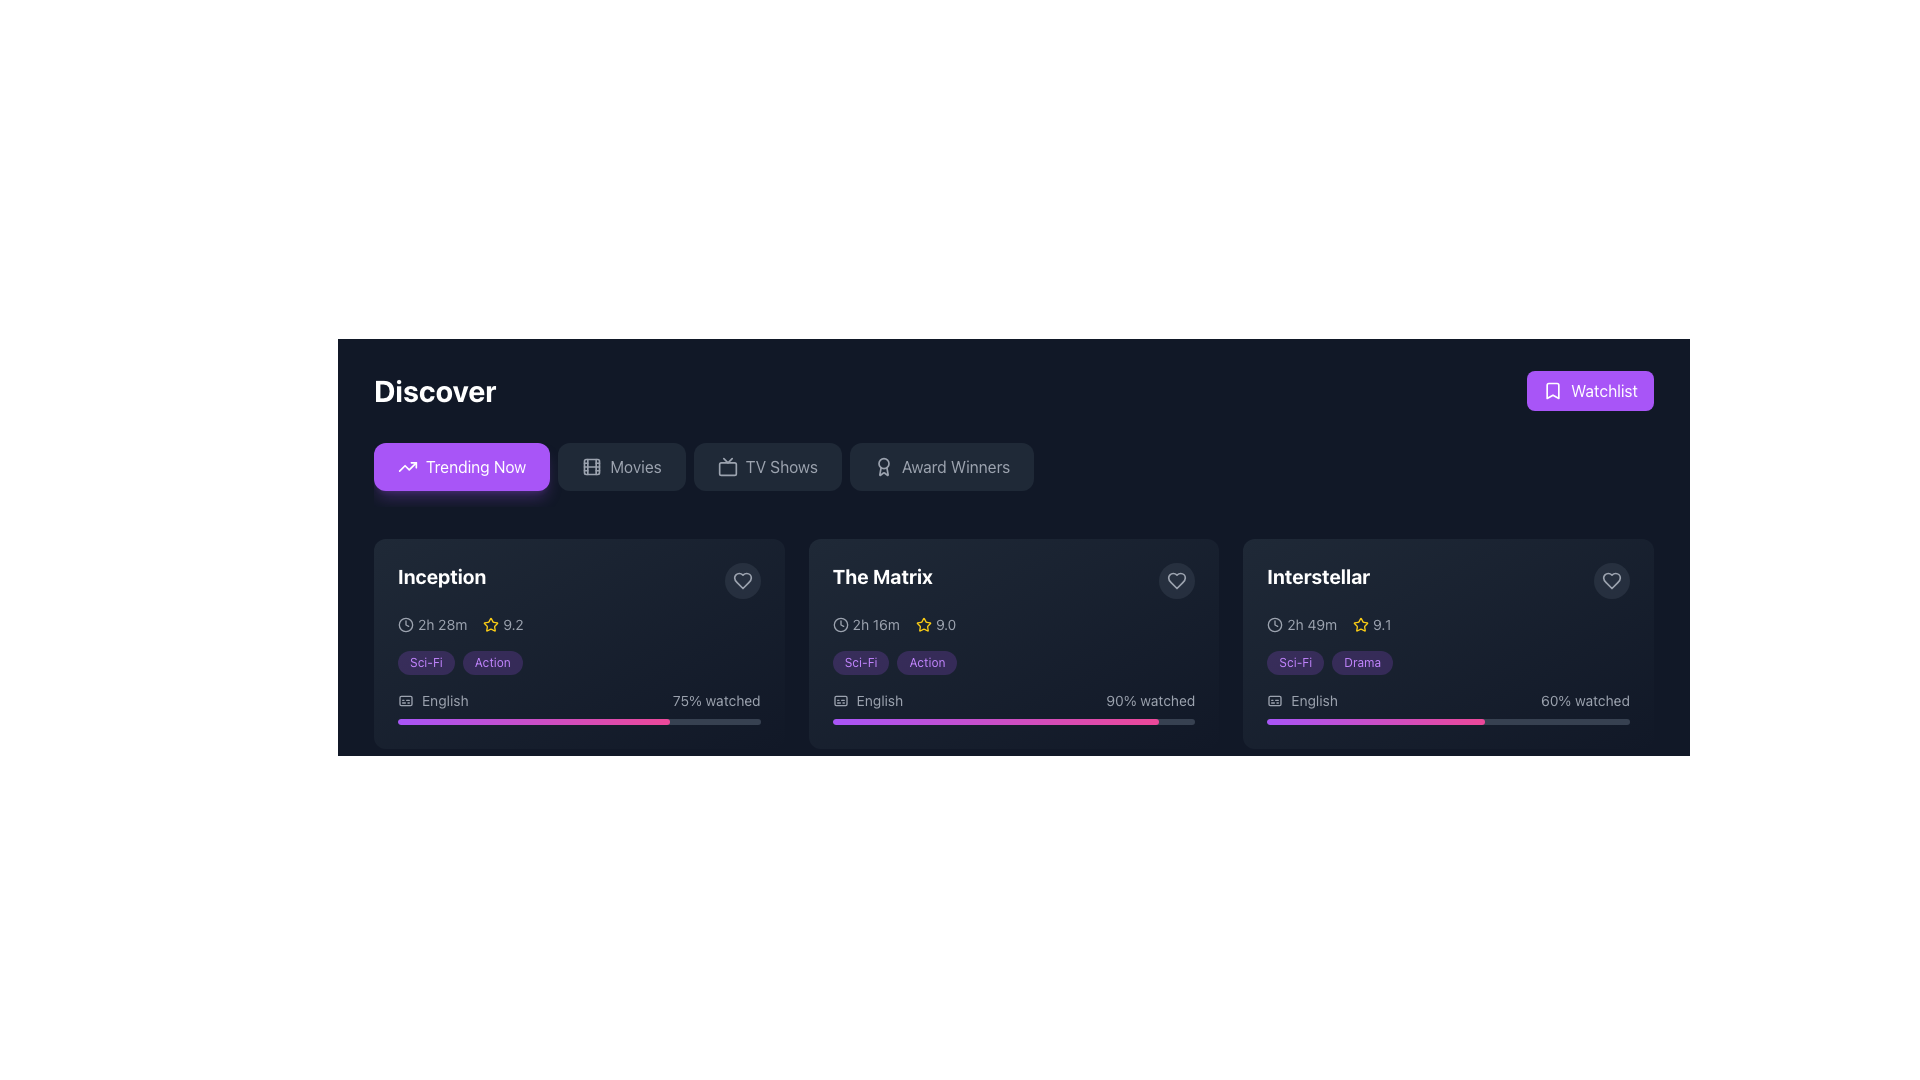  I want to click on the clock icon located at the top left corner of the card for 'The Matrix', before the duration text '2h 16m', so click(840, 623).